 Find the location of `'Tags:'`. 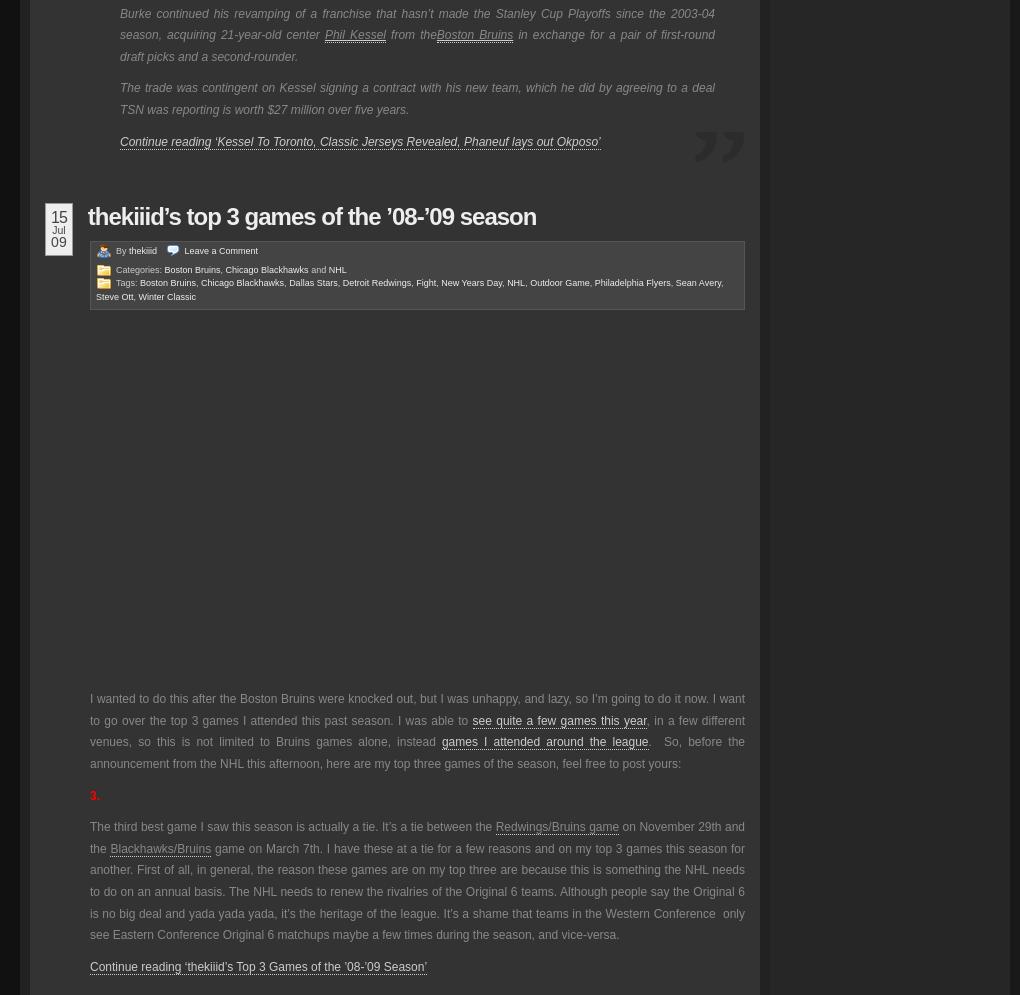

'Tags:' is located at coordinates (128, 281).